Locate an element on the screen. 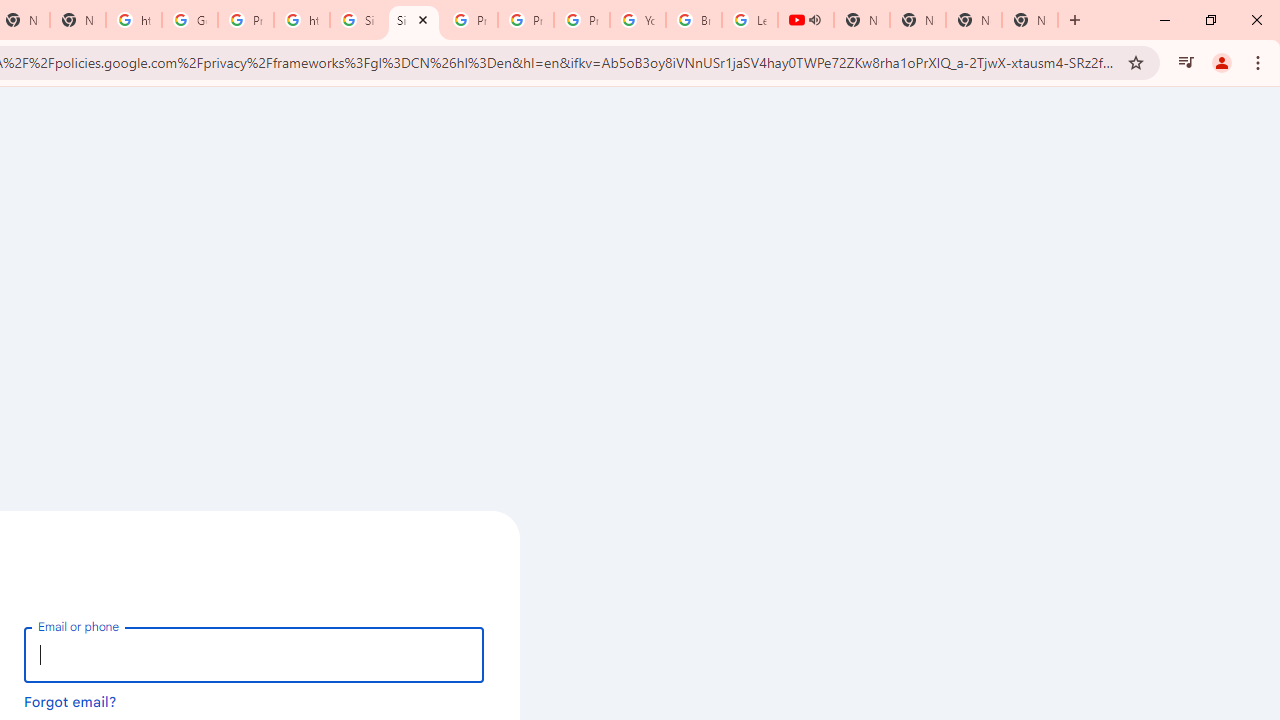 The height and width of the screenshot is (720, 1280). 'Privacy Help Center - Policies Help' is located at coordinates (526, 20).